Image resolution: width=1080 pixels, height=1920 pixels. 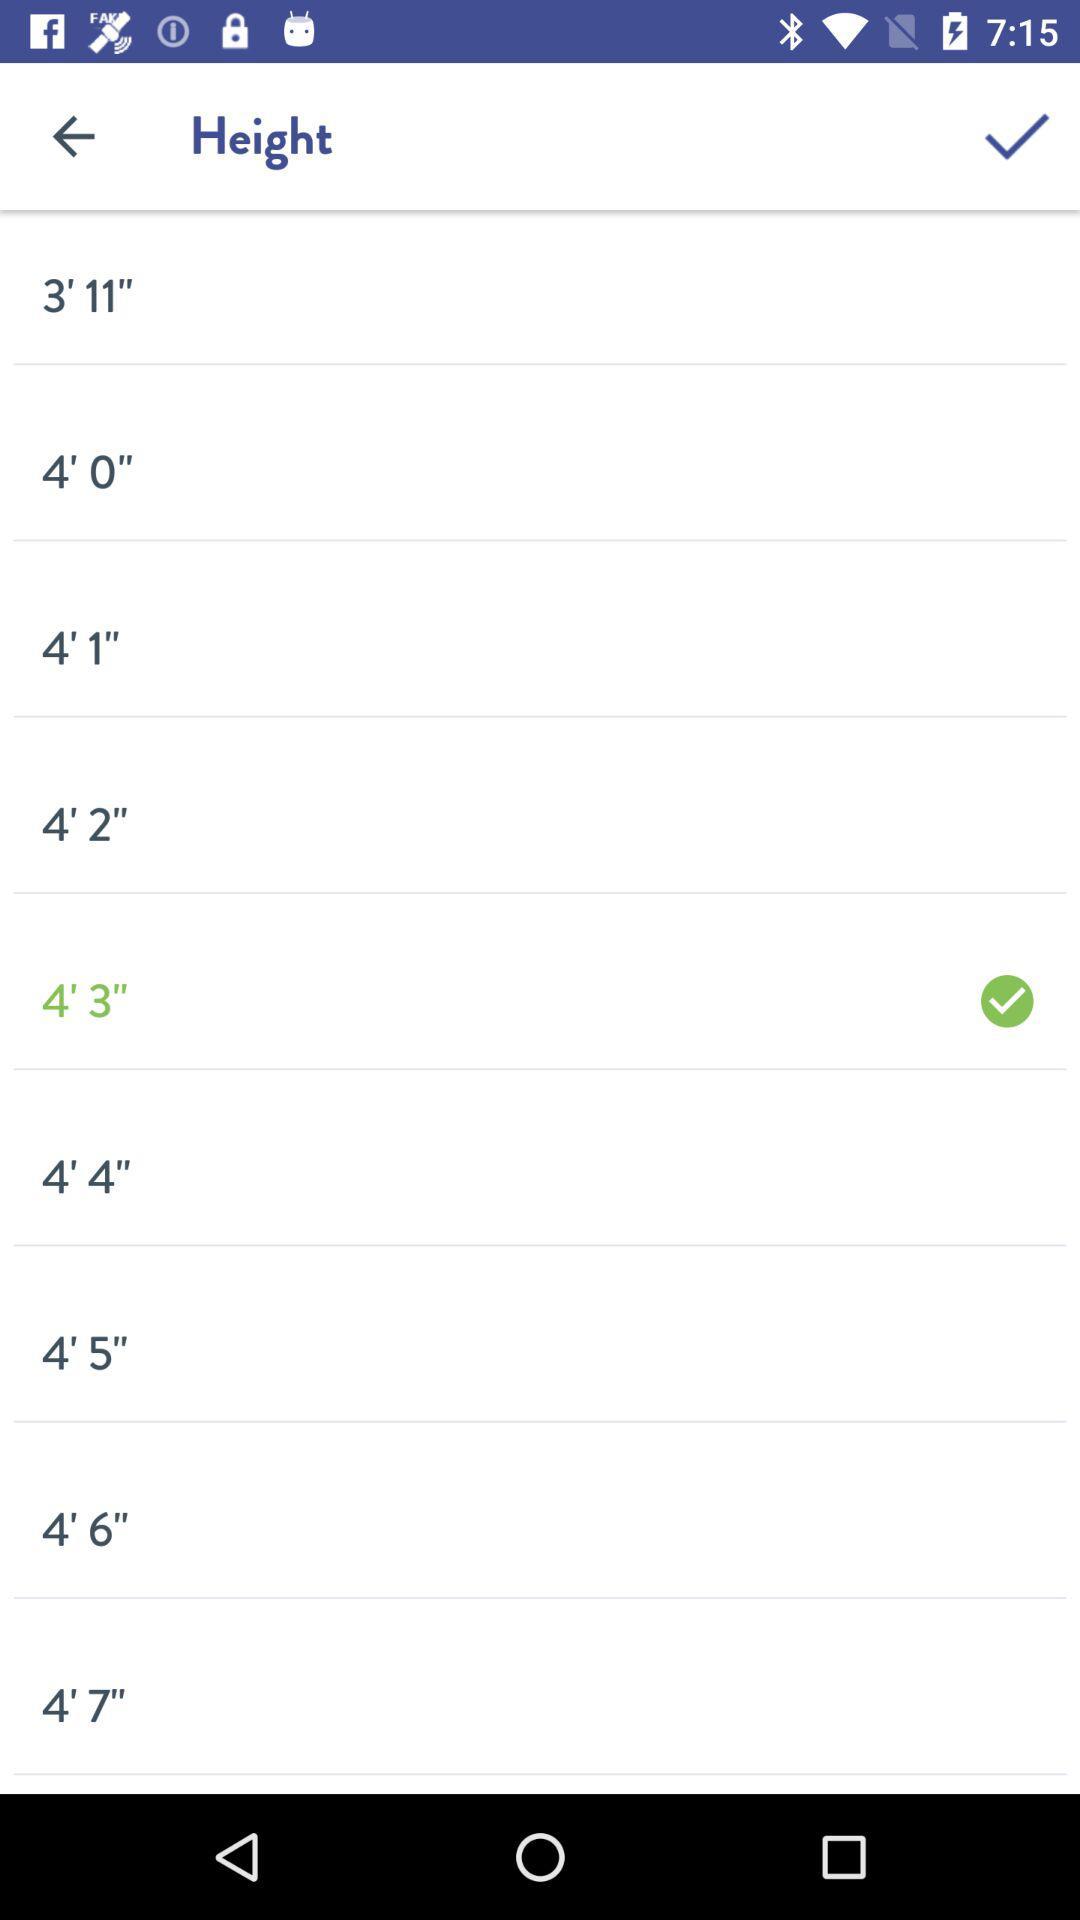 I want to click on item to the left of the height icon, so click(x=72, y=135).